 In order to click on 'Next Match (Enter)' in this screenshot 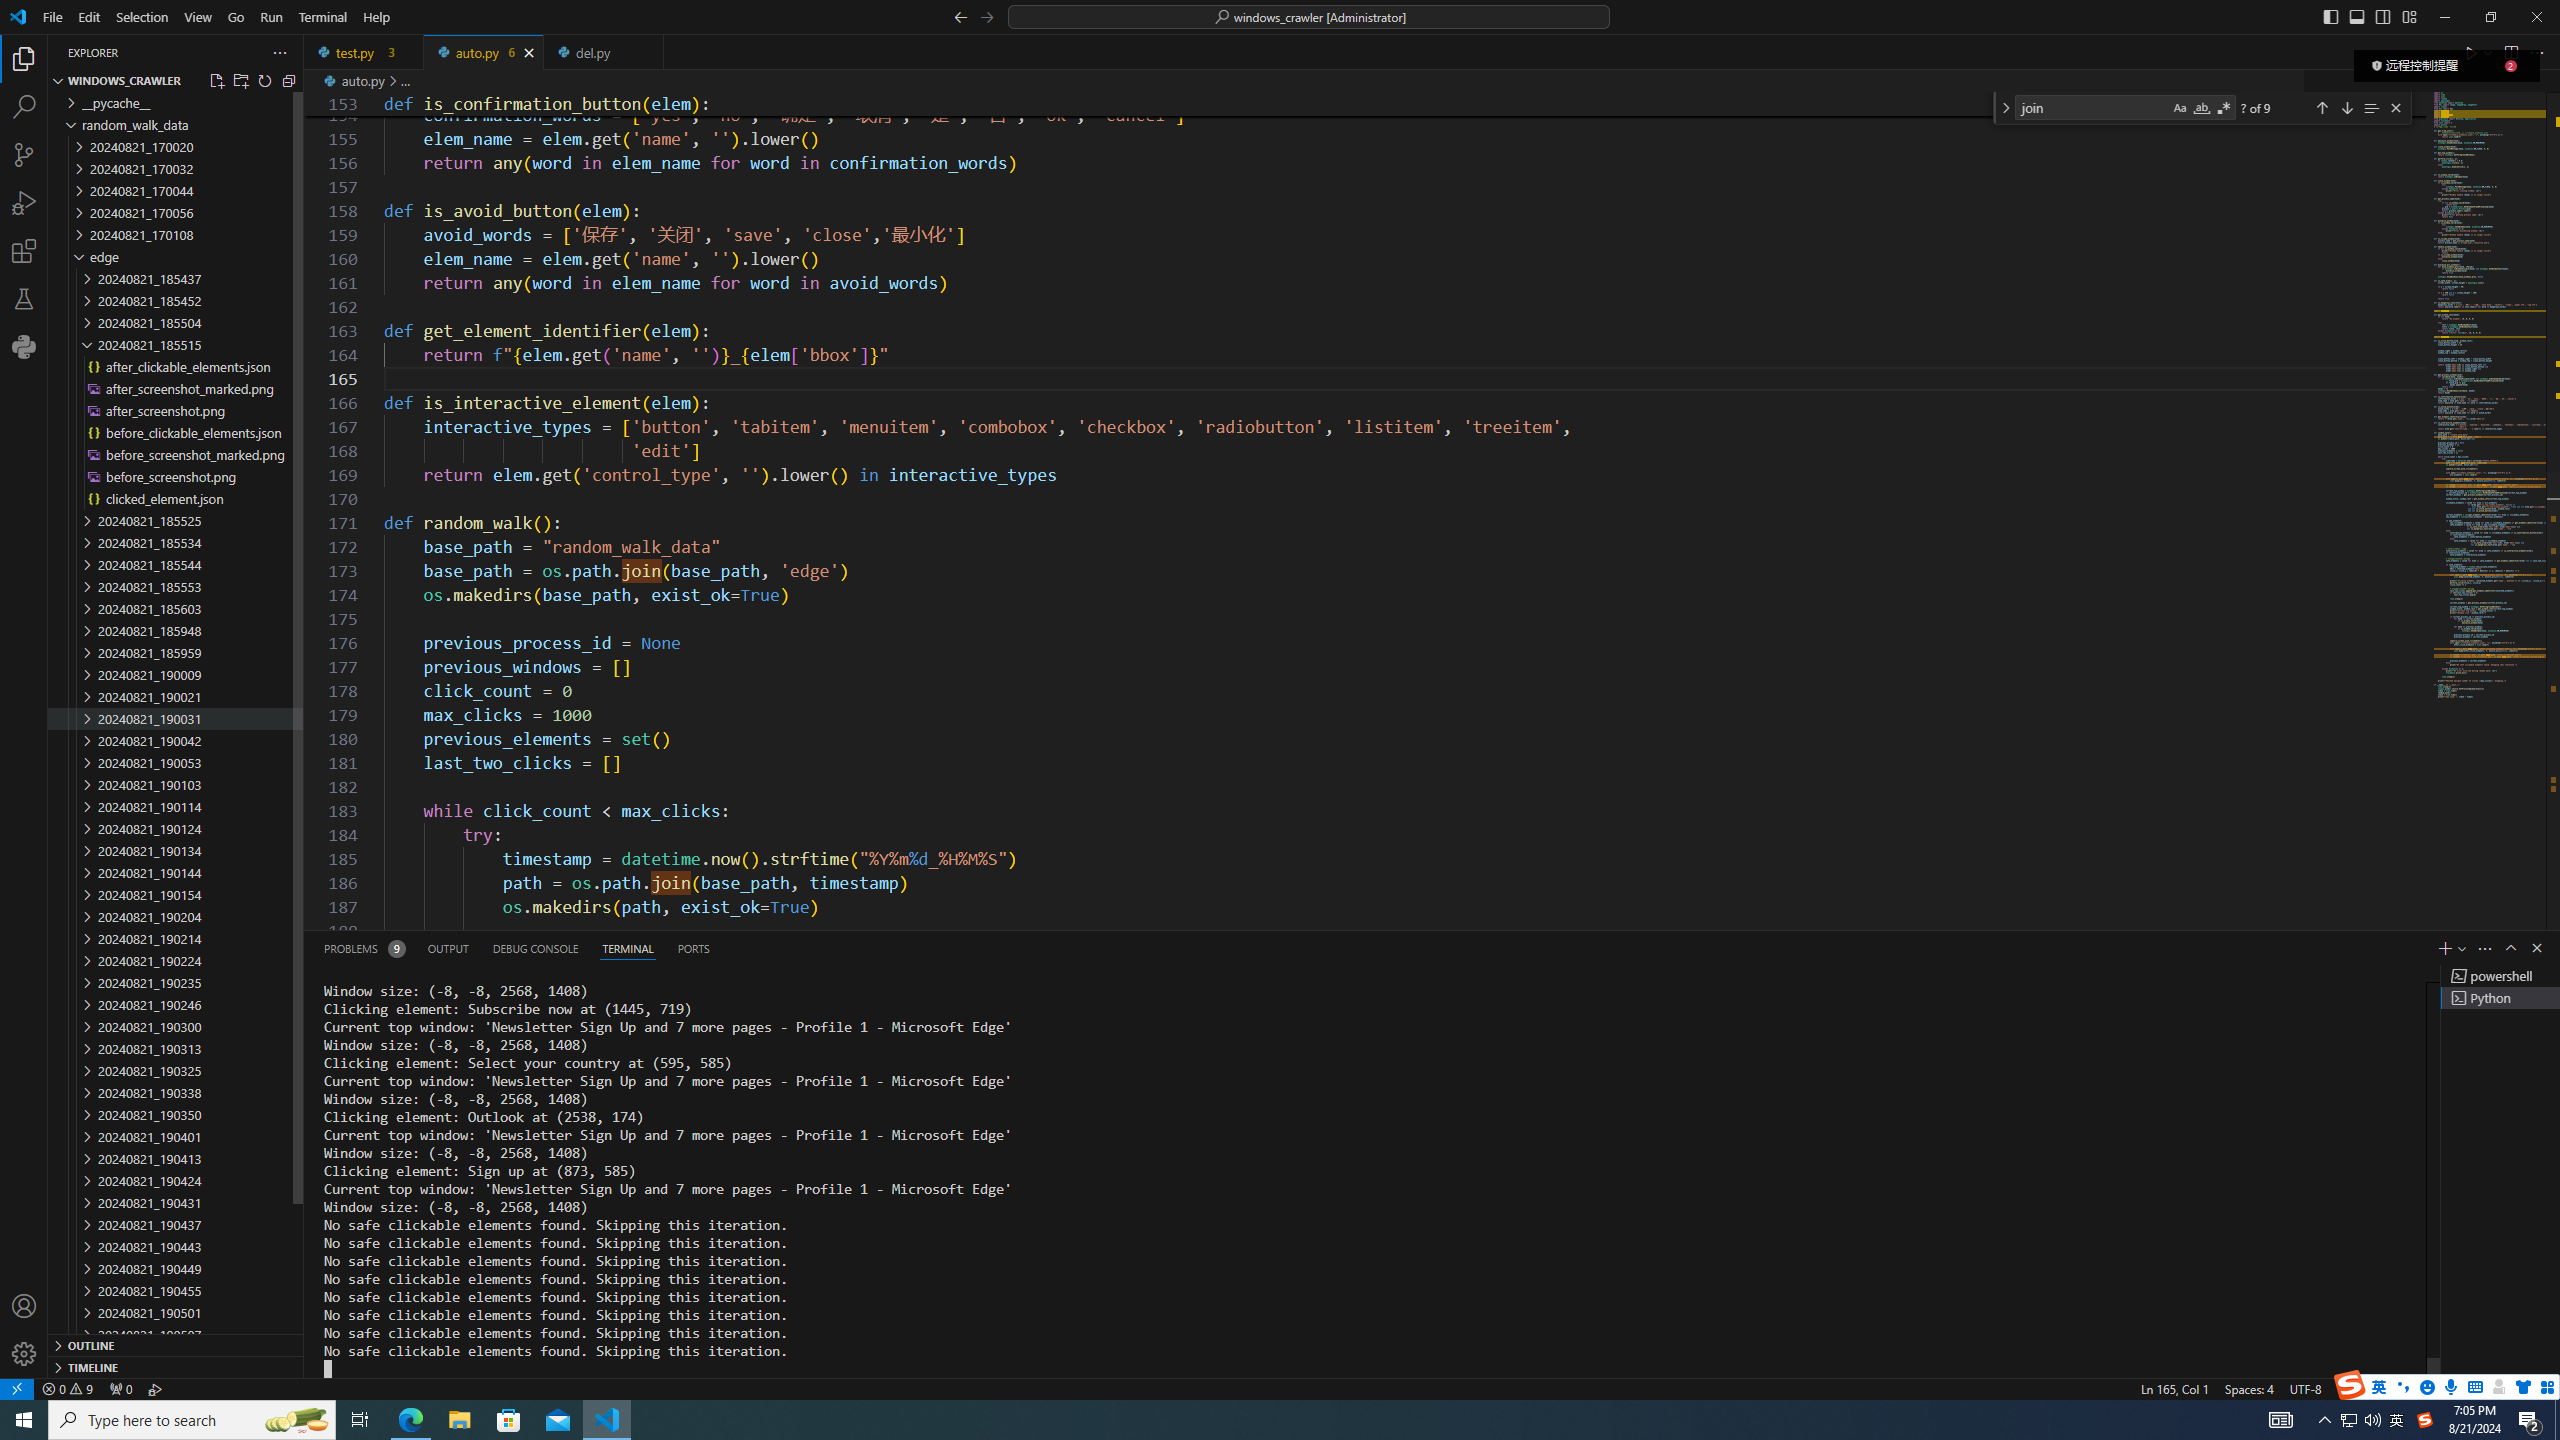, I will do `click(2345, 107)`.